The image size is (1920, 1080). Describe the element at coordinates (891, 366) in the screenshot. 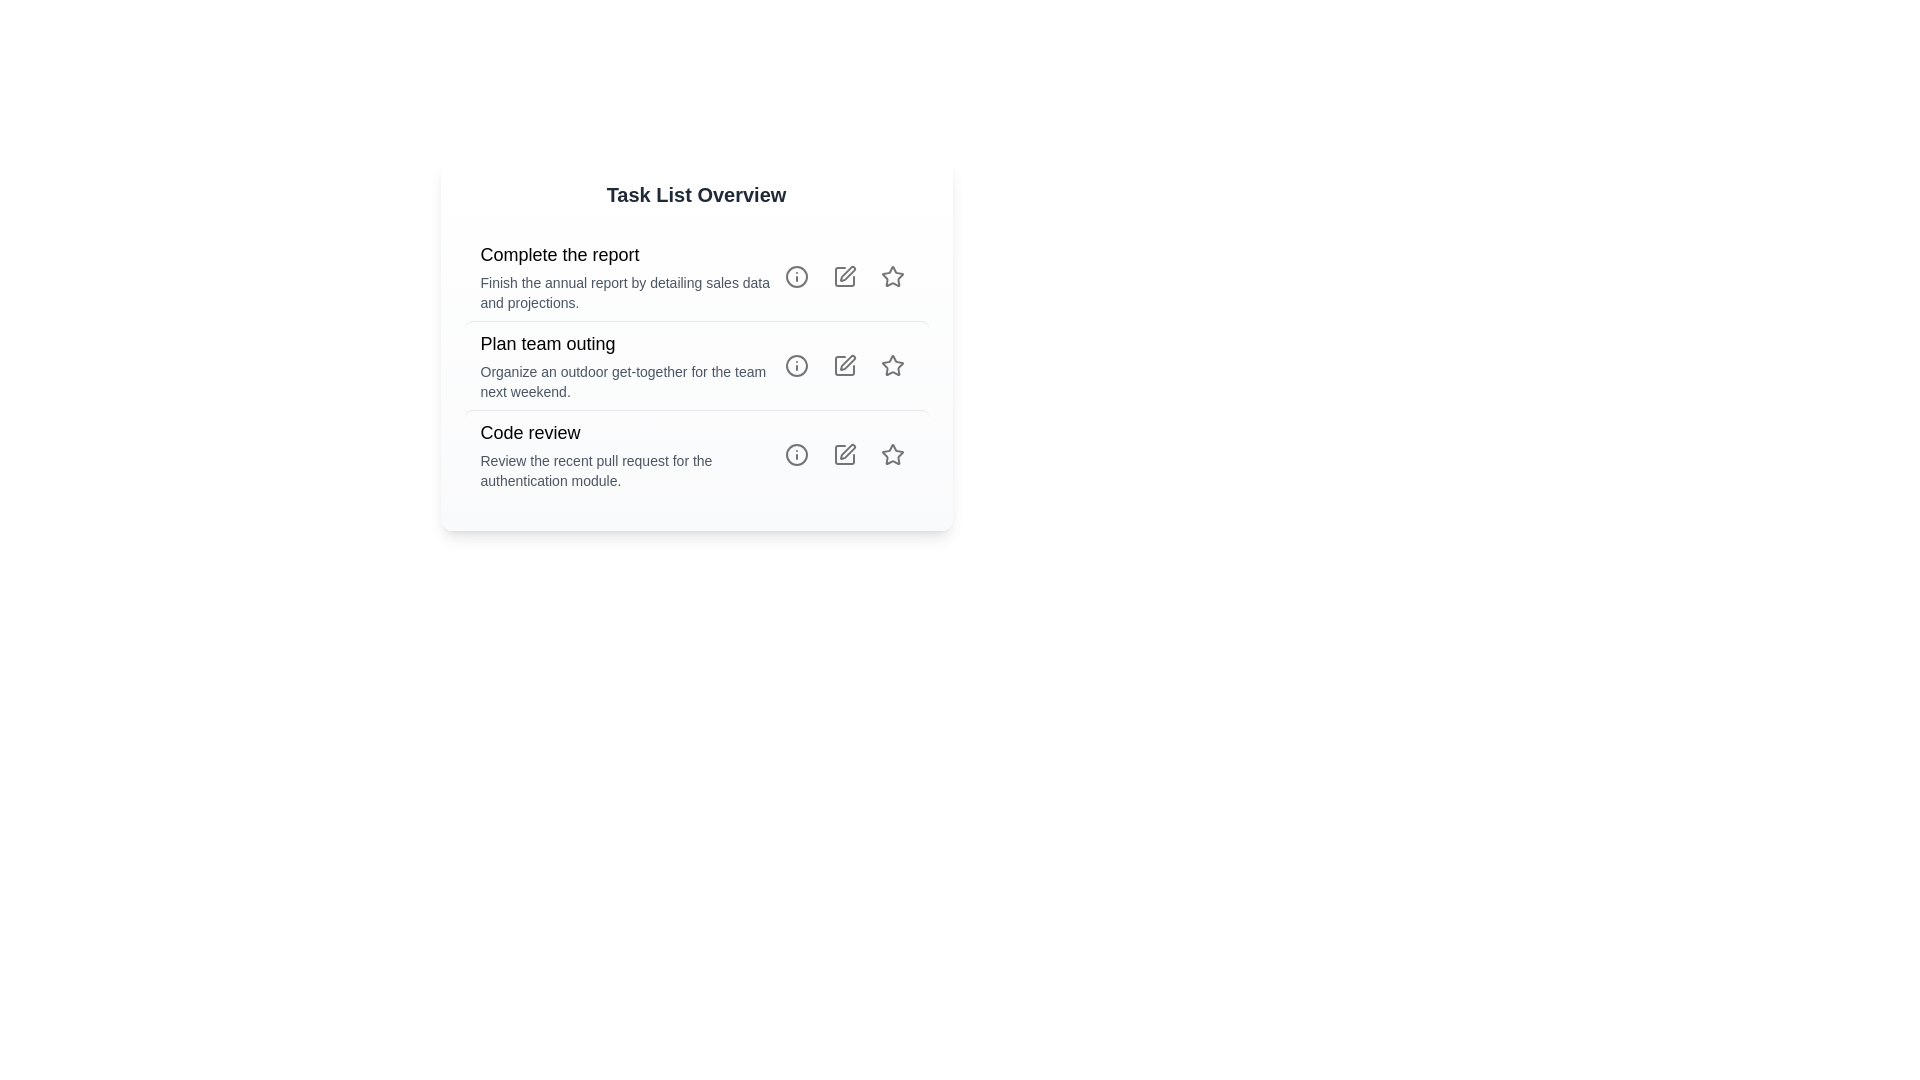

I see `the star icon button on the right side of the 'Plan team outing' task row` at that location.